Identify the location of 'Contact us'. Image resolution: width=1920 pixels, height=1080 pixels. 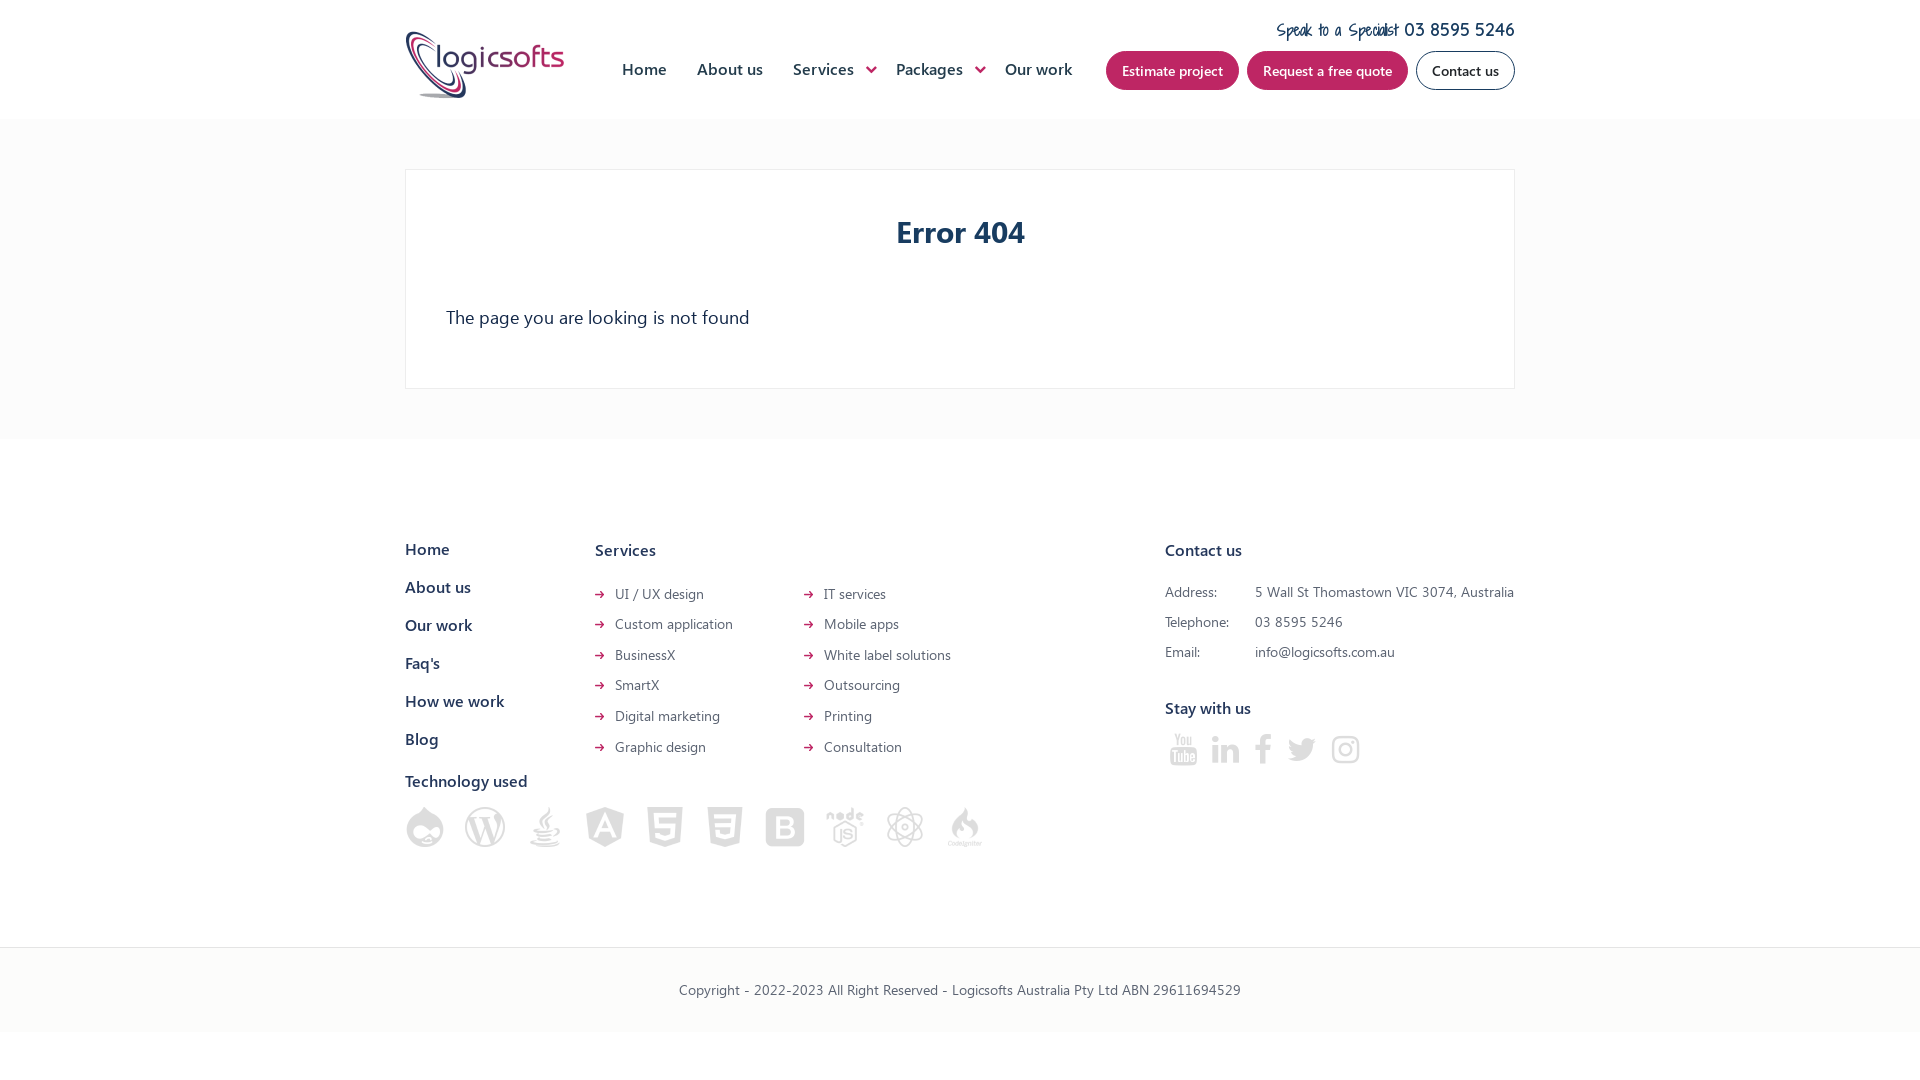
(1415, 69).